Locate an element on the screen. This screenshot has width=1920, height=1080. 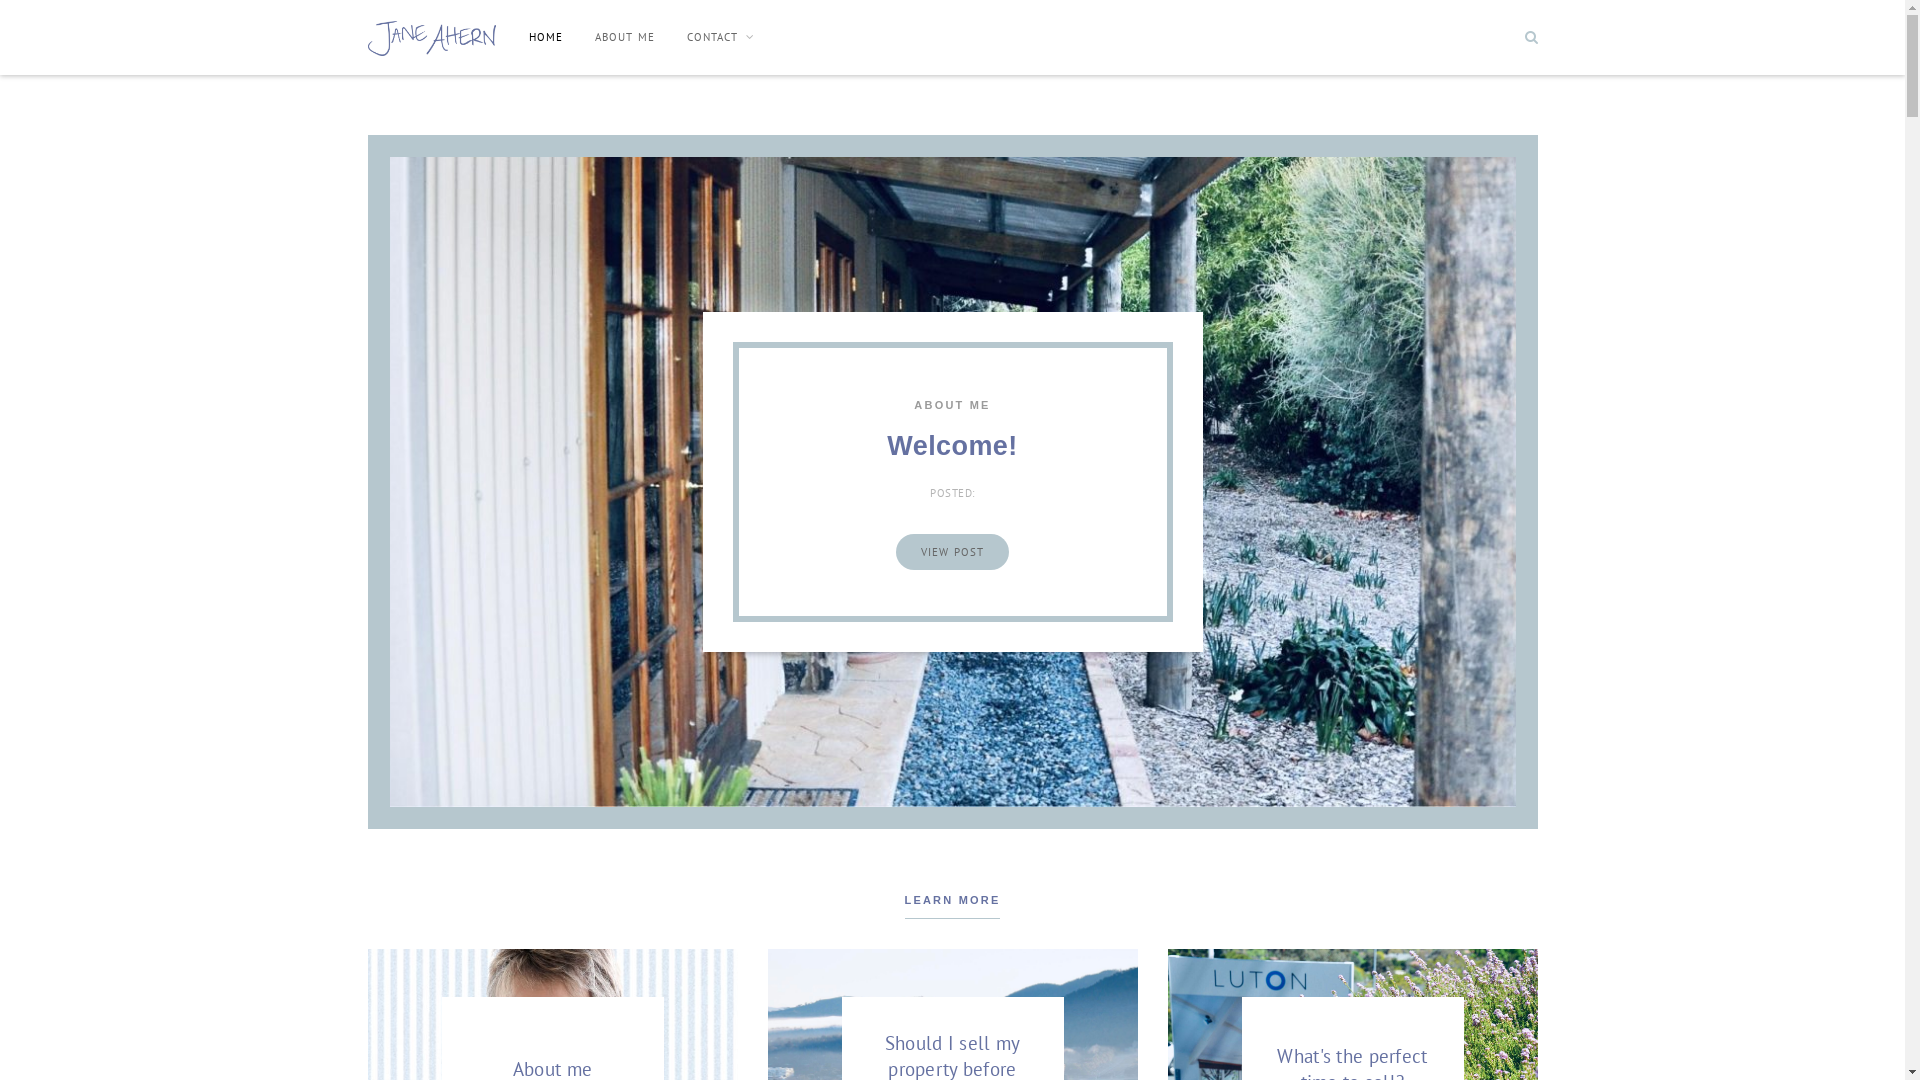
'Welcome!' is located at coordinates (950, 445).